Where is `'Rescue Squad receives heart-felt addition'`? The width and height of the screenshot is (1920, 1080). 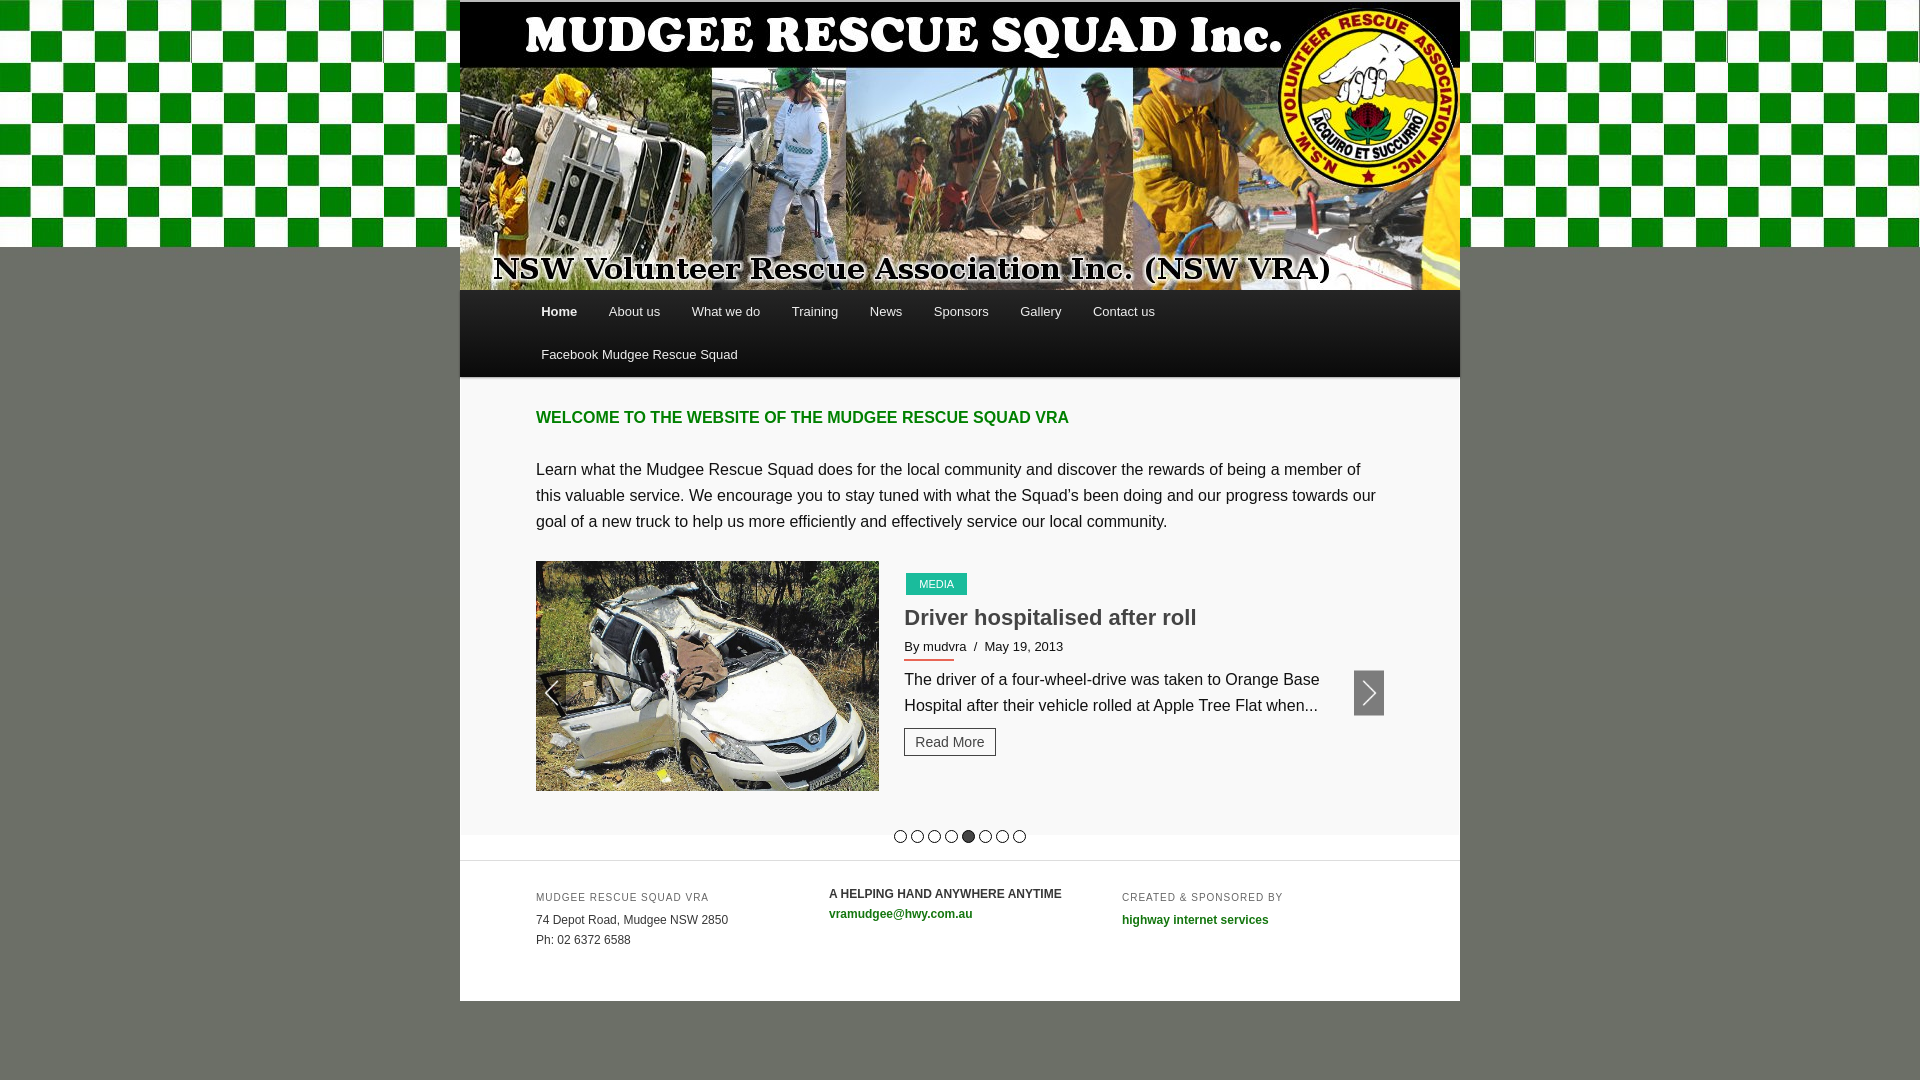 'Rescue Squad receives heart-felt addition' is located at coordinates (1123, 616).